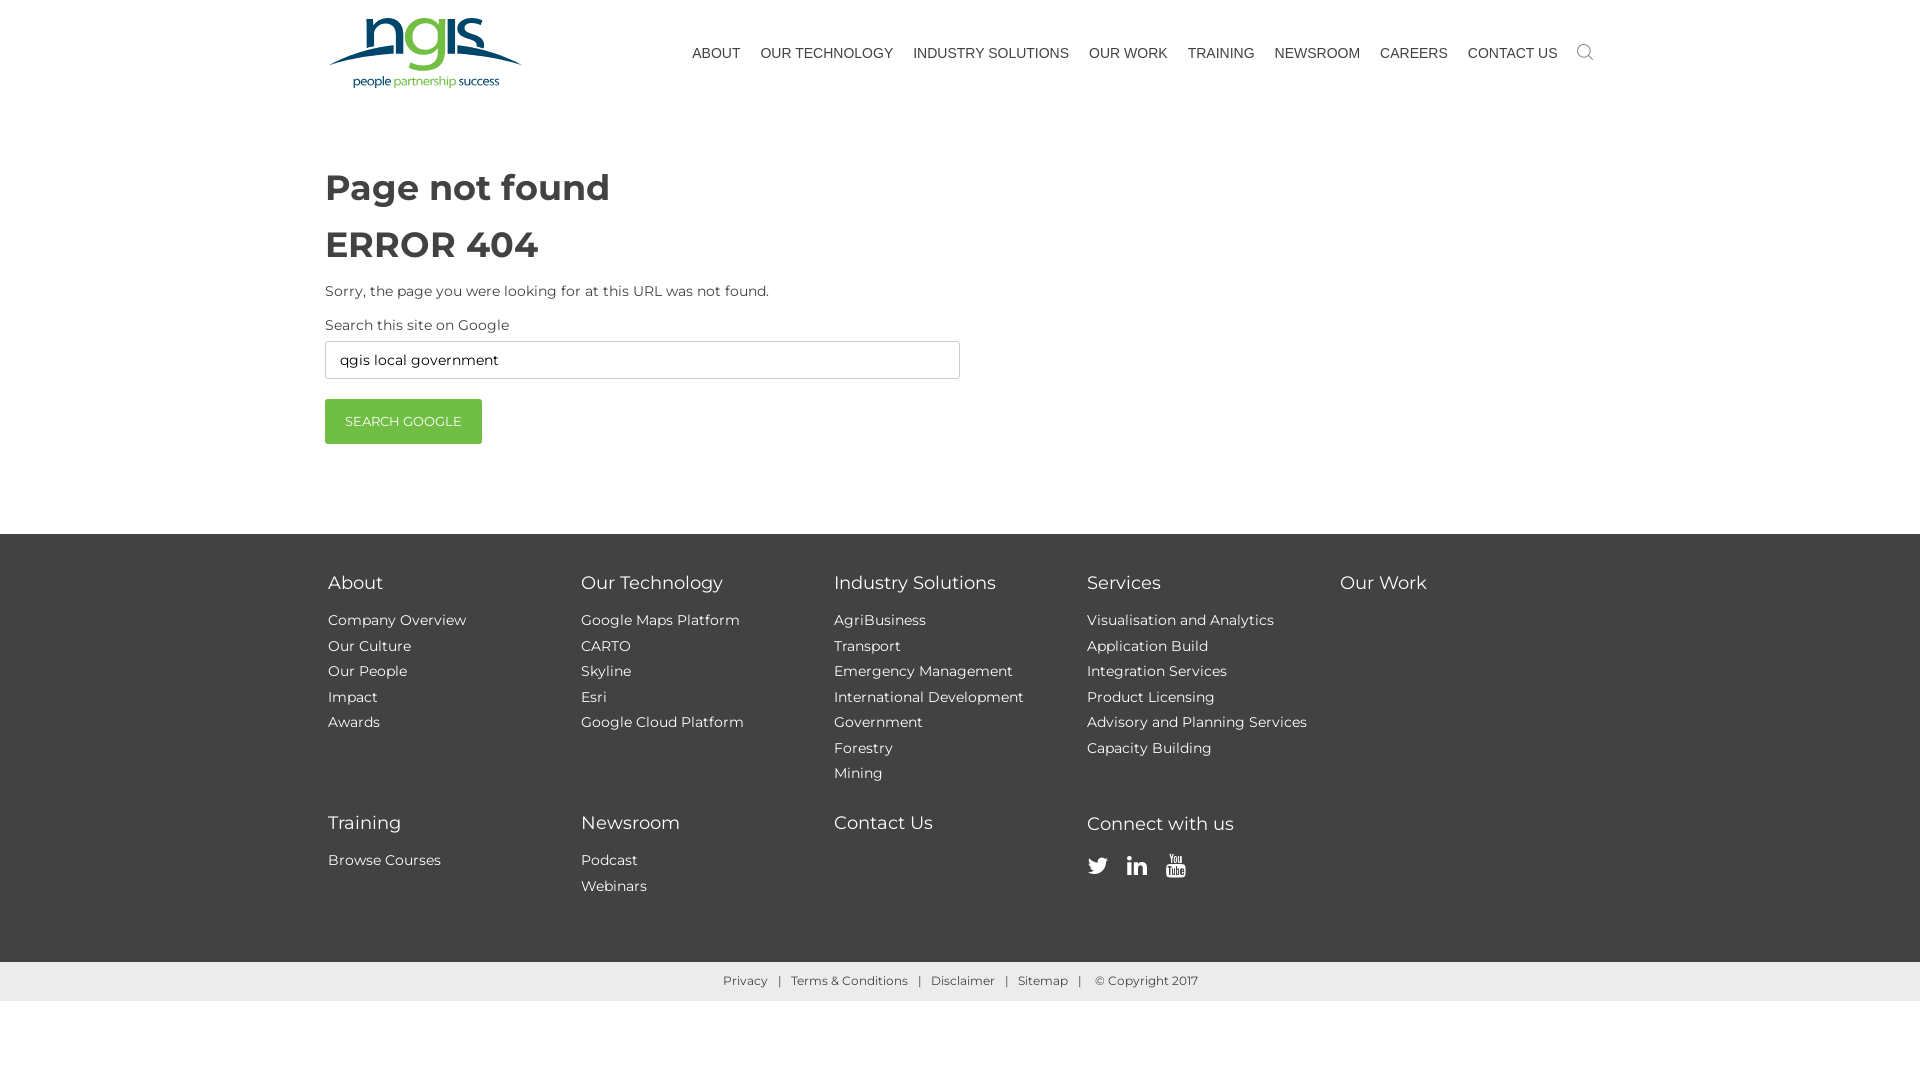  What do you see at coordinates (355, 582) in the screenshot?
I see `'About'` at bounding box center [355, 582].